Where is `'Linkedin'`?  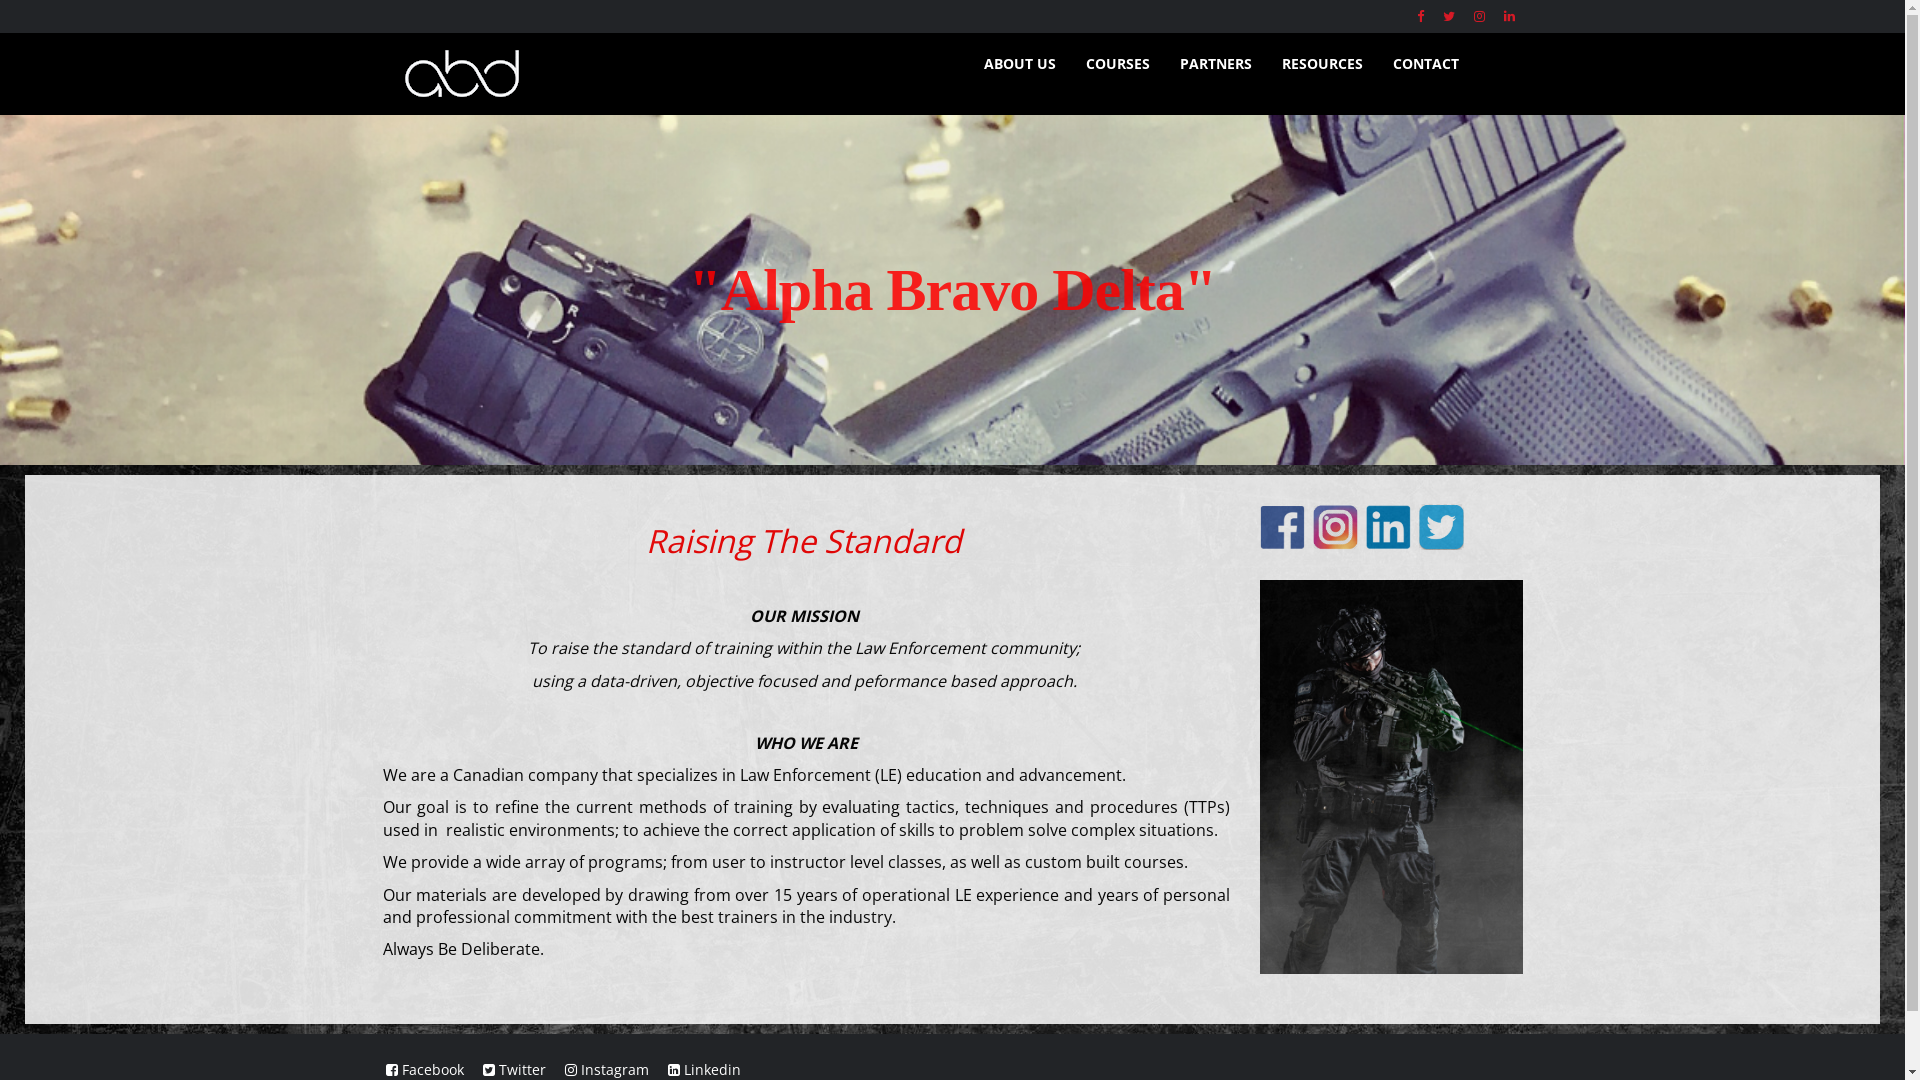 'Linkedin' is located at coordinates (704, 1068).